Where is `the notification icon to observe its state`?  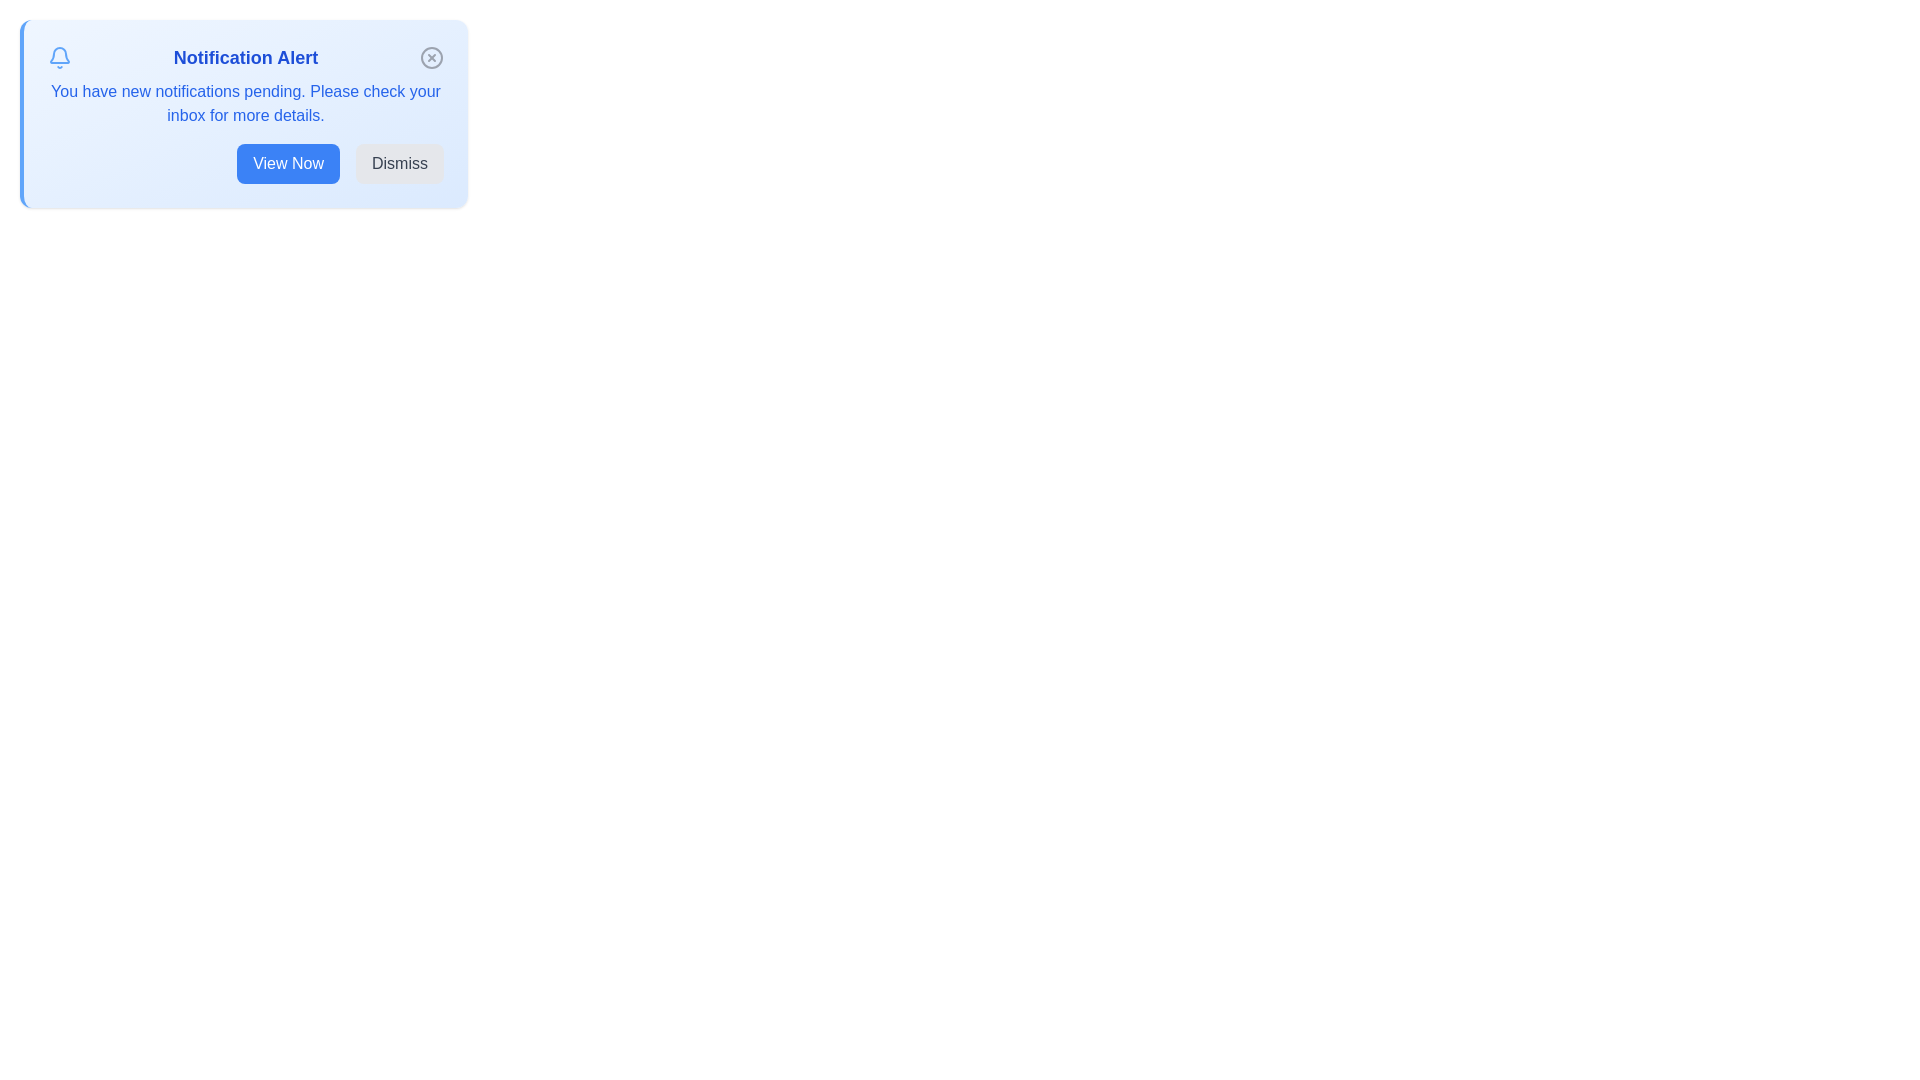
the notification icon to observe its state is located at coordinates (59, 56).